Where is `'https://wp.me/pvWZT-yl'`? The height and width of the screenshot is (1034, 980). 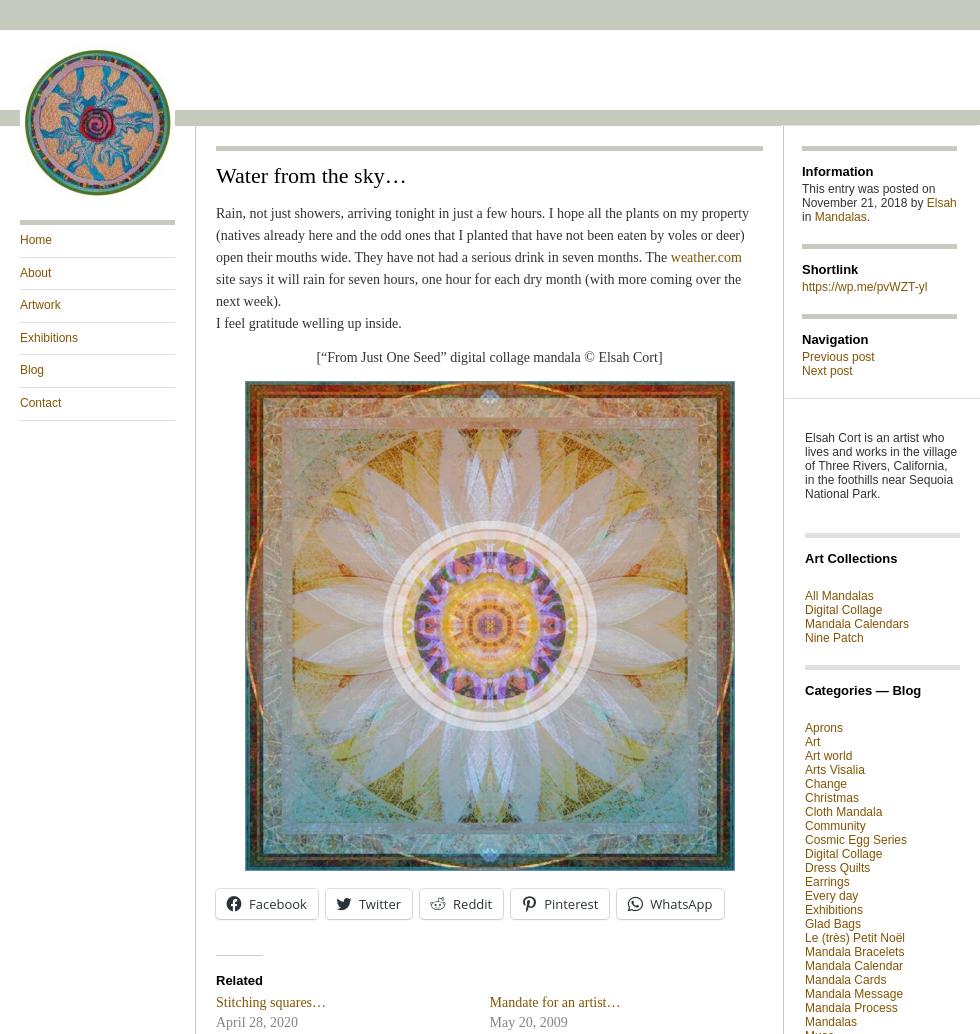 'https://wp.me/pvWZT-yl' is located at coordinates (864, 286).